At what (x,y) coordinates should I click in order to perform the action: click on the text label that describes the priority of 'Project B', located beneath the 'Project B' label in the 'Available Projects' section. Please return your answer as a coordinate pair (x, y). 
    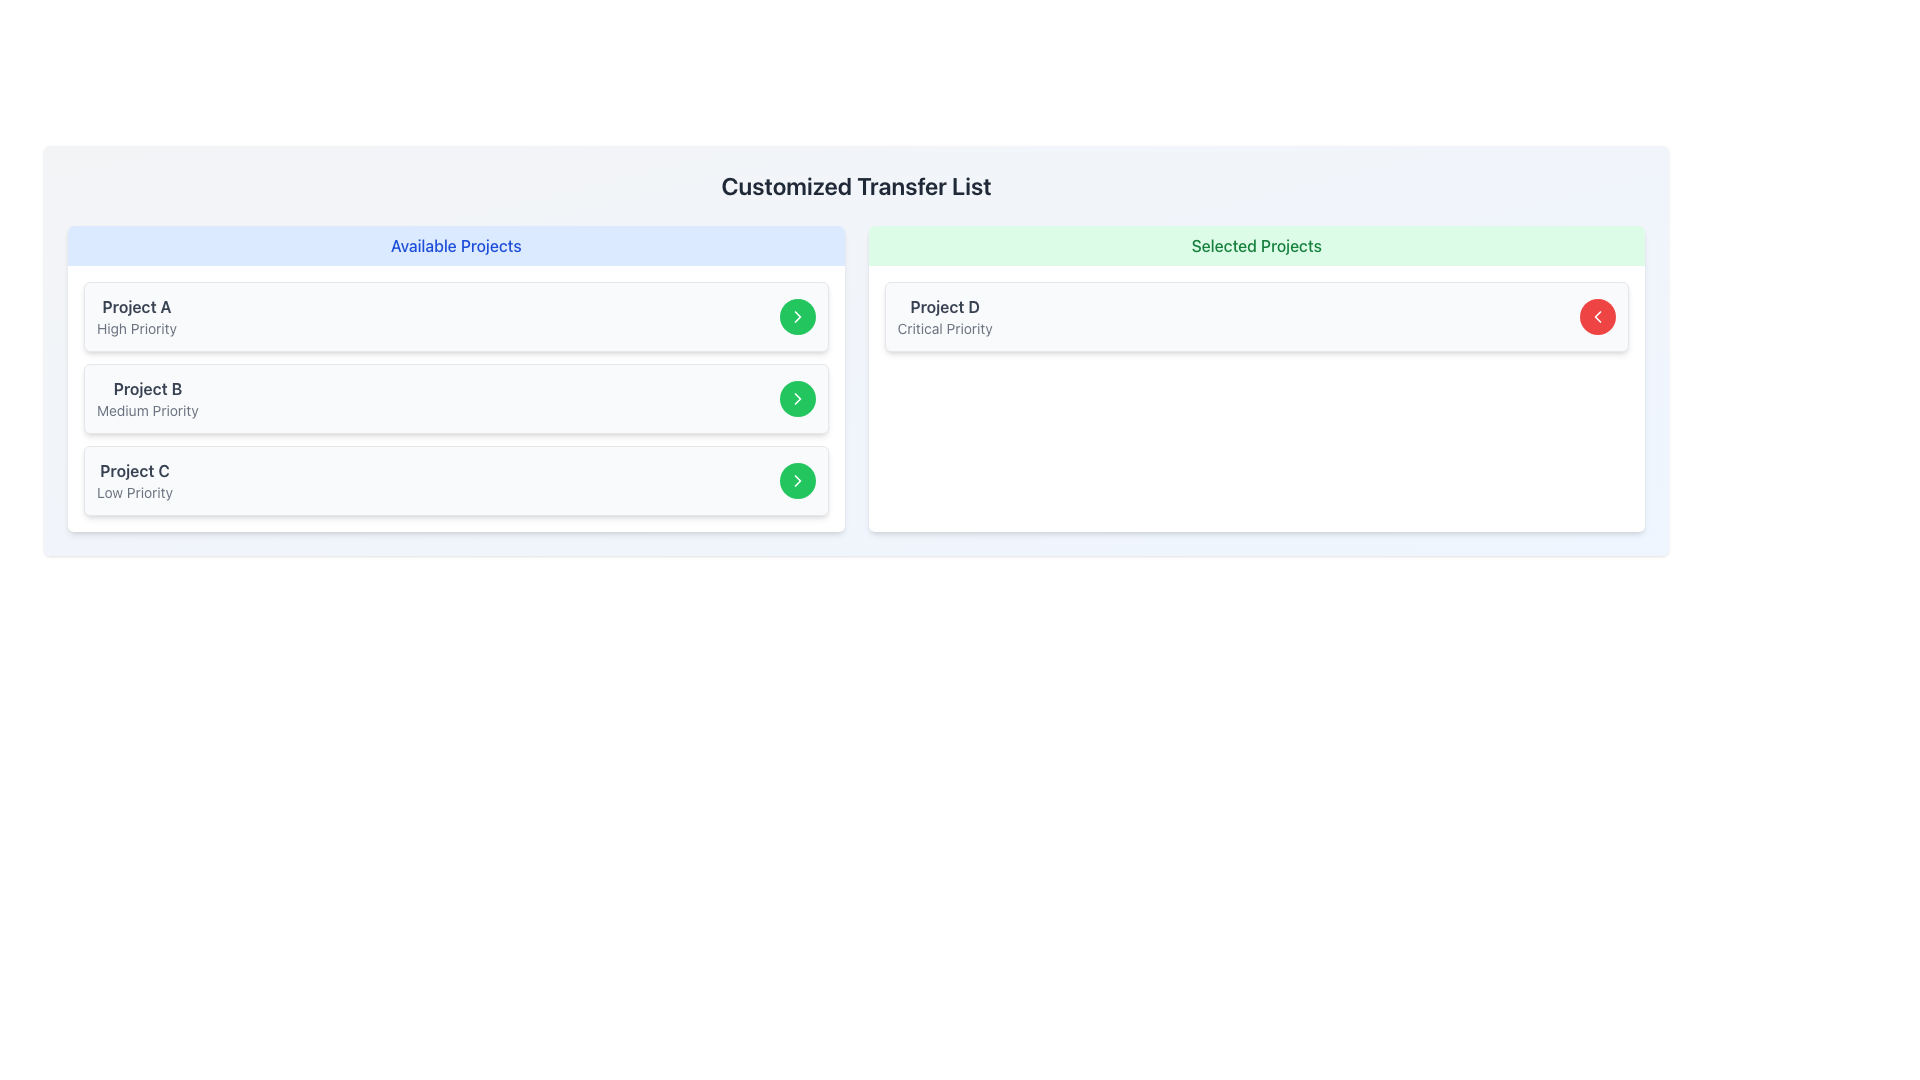
    Looking at the image, I should click on (146, 410).